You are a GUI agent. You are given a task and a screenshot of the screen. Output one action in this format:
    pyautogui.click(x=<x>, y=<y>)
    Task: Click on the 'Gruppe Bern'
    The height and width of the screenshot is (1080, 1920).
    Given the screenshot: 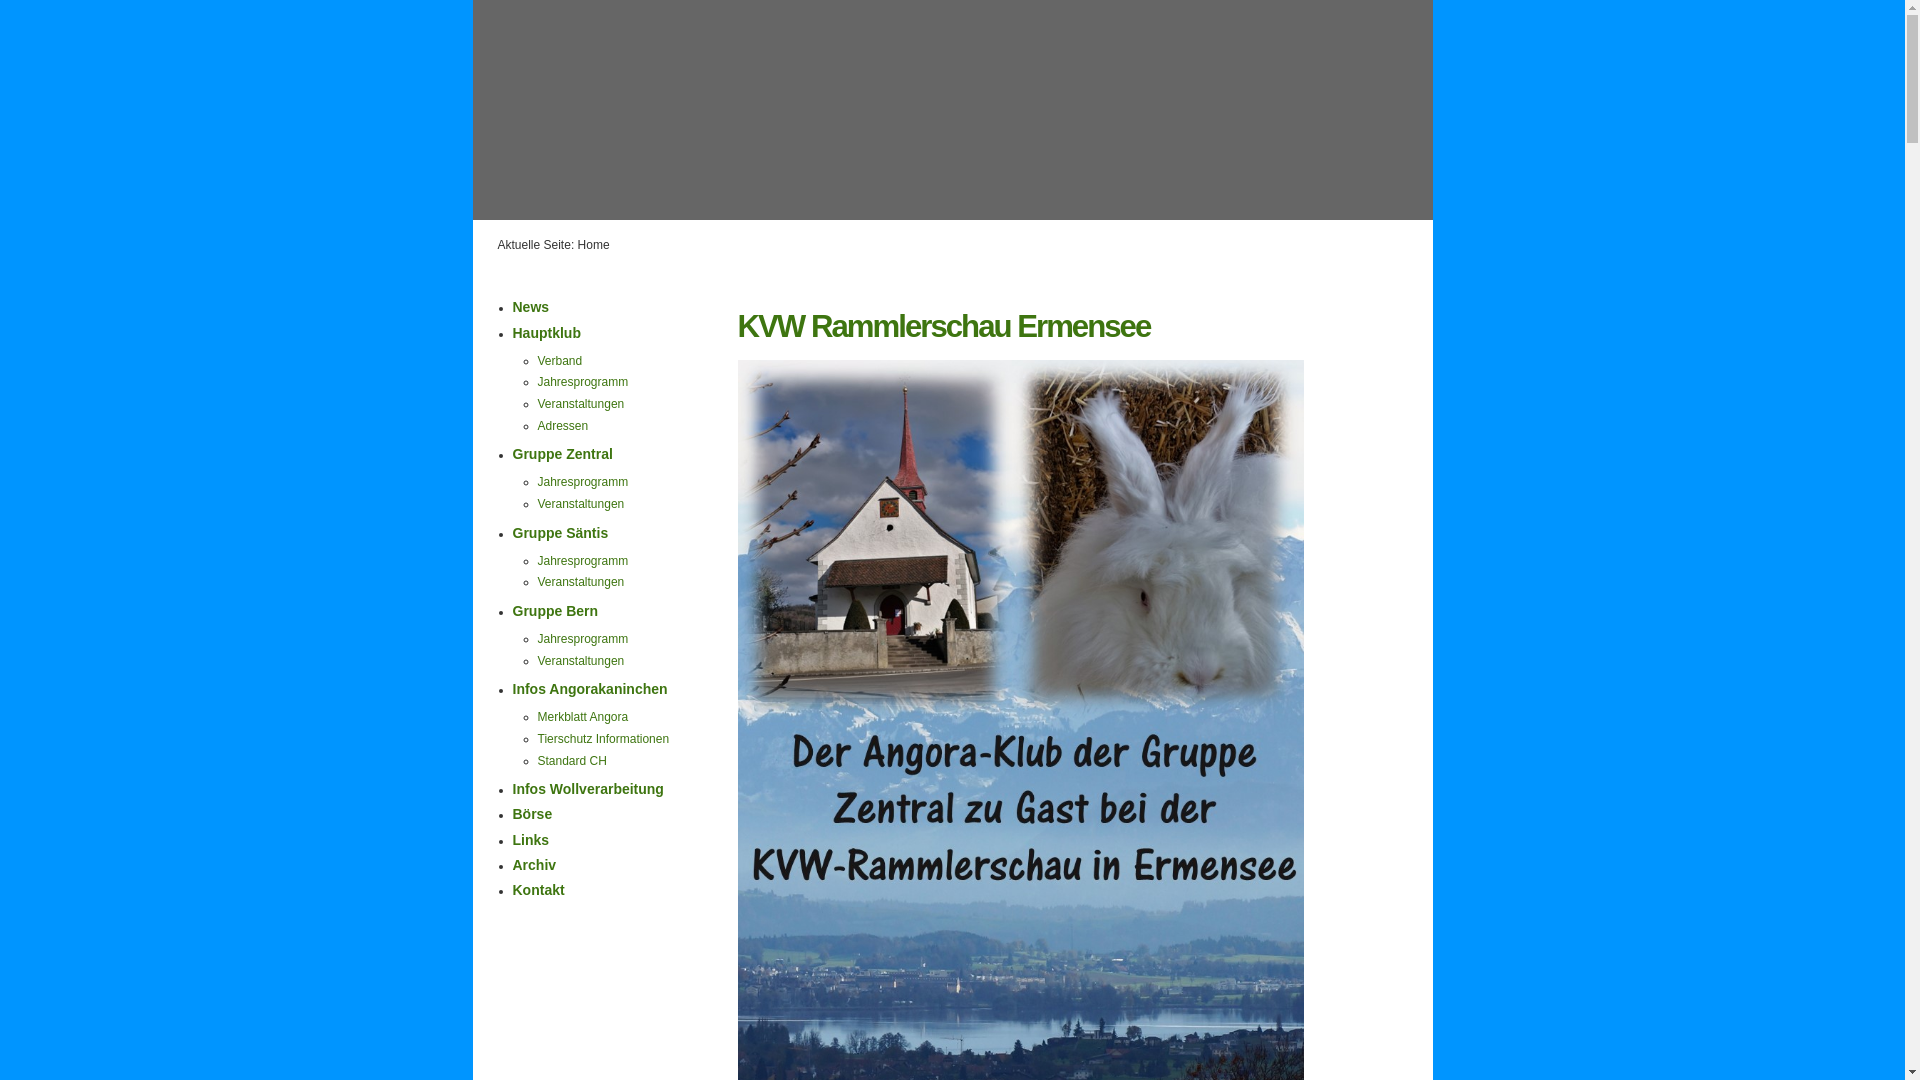 What is the action you would take?
    pyautogui.click(x=555, y=609)
    